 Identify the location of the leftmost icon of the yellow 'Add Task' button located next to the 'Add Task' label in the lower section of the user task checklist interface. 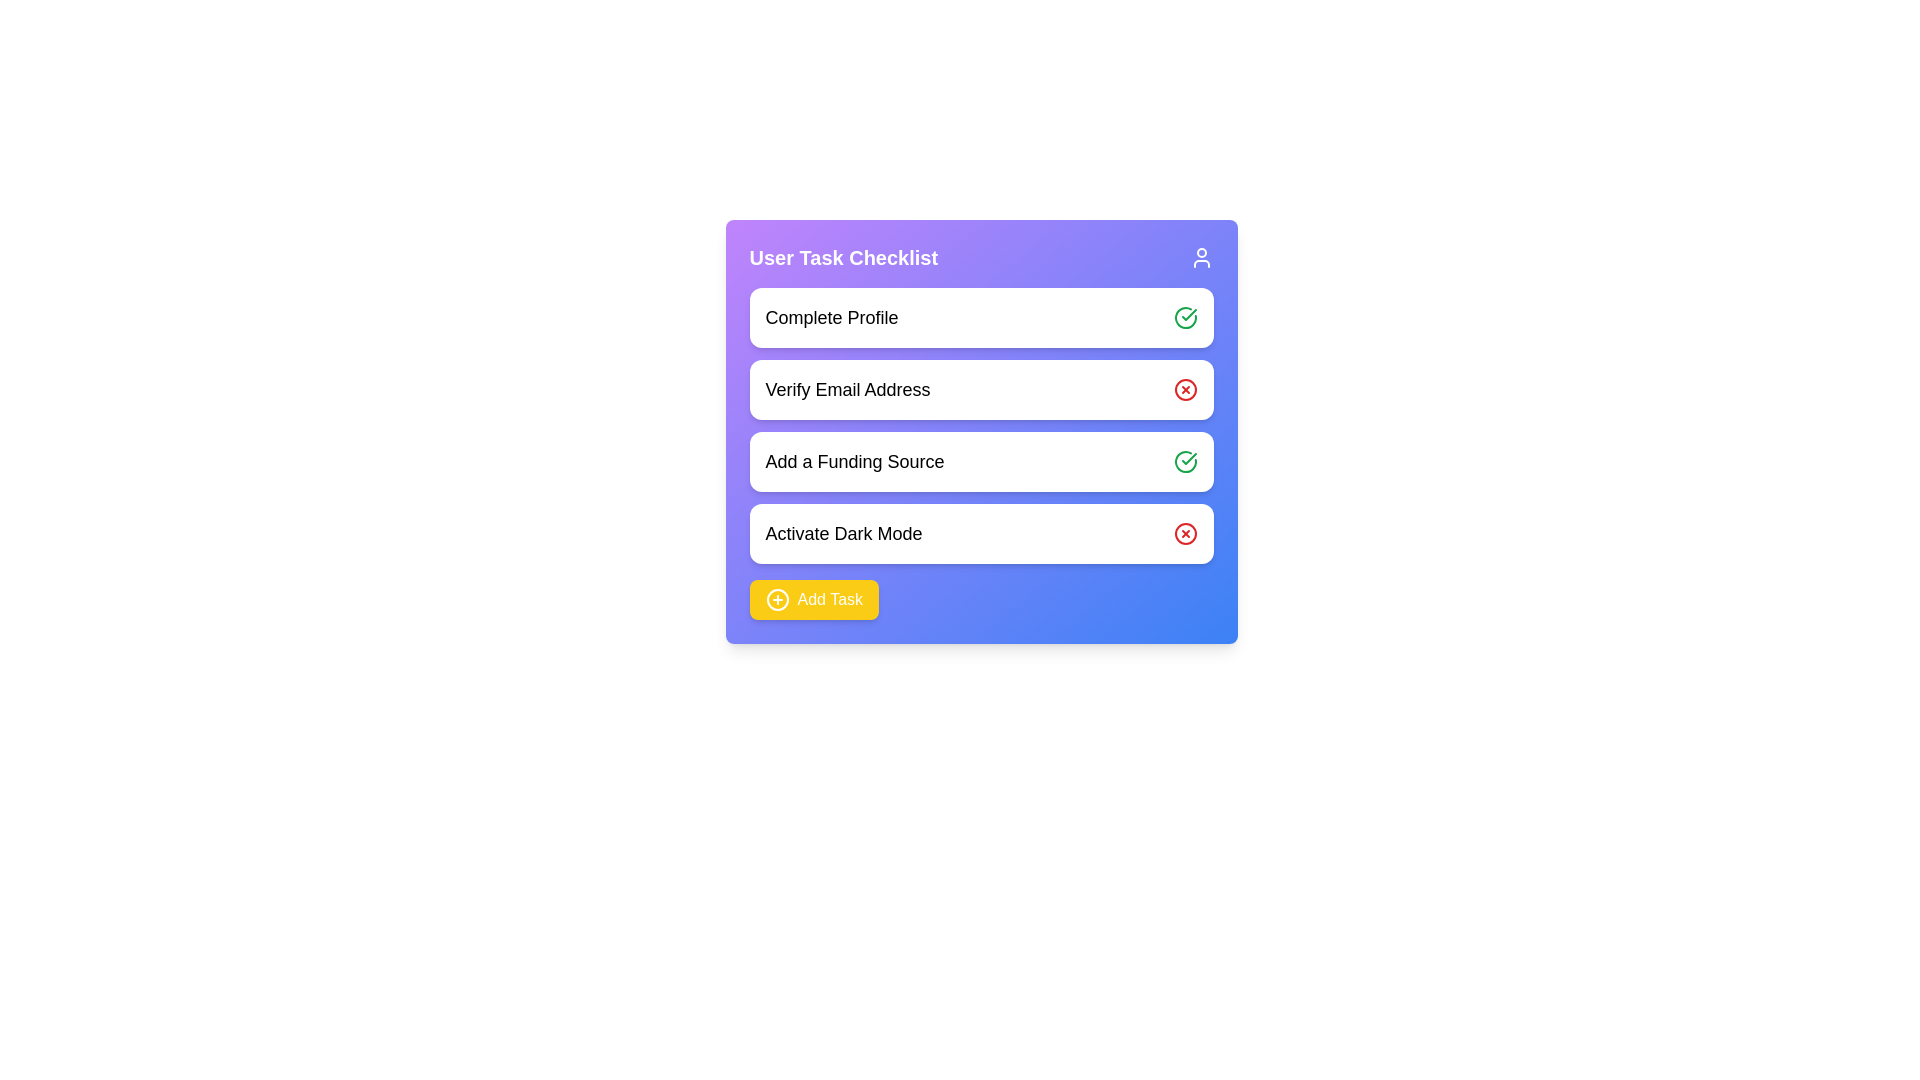
(776, 599).